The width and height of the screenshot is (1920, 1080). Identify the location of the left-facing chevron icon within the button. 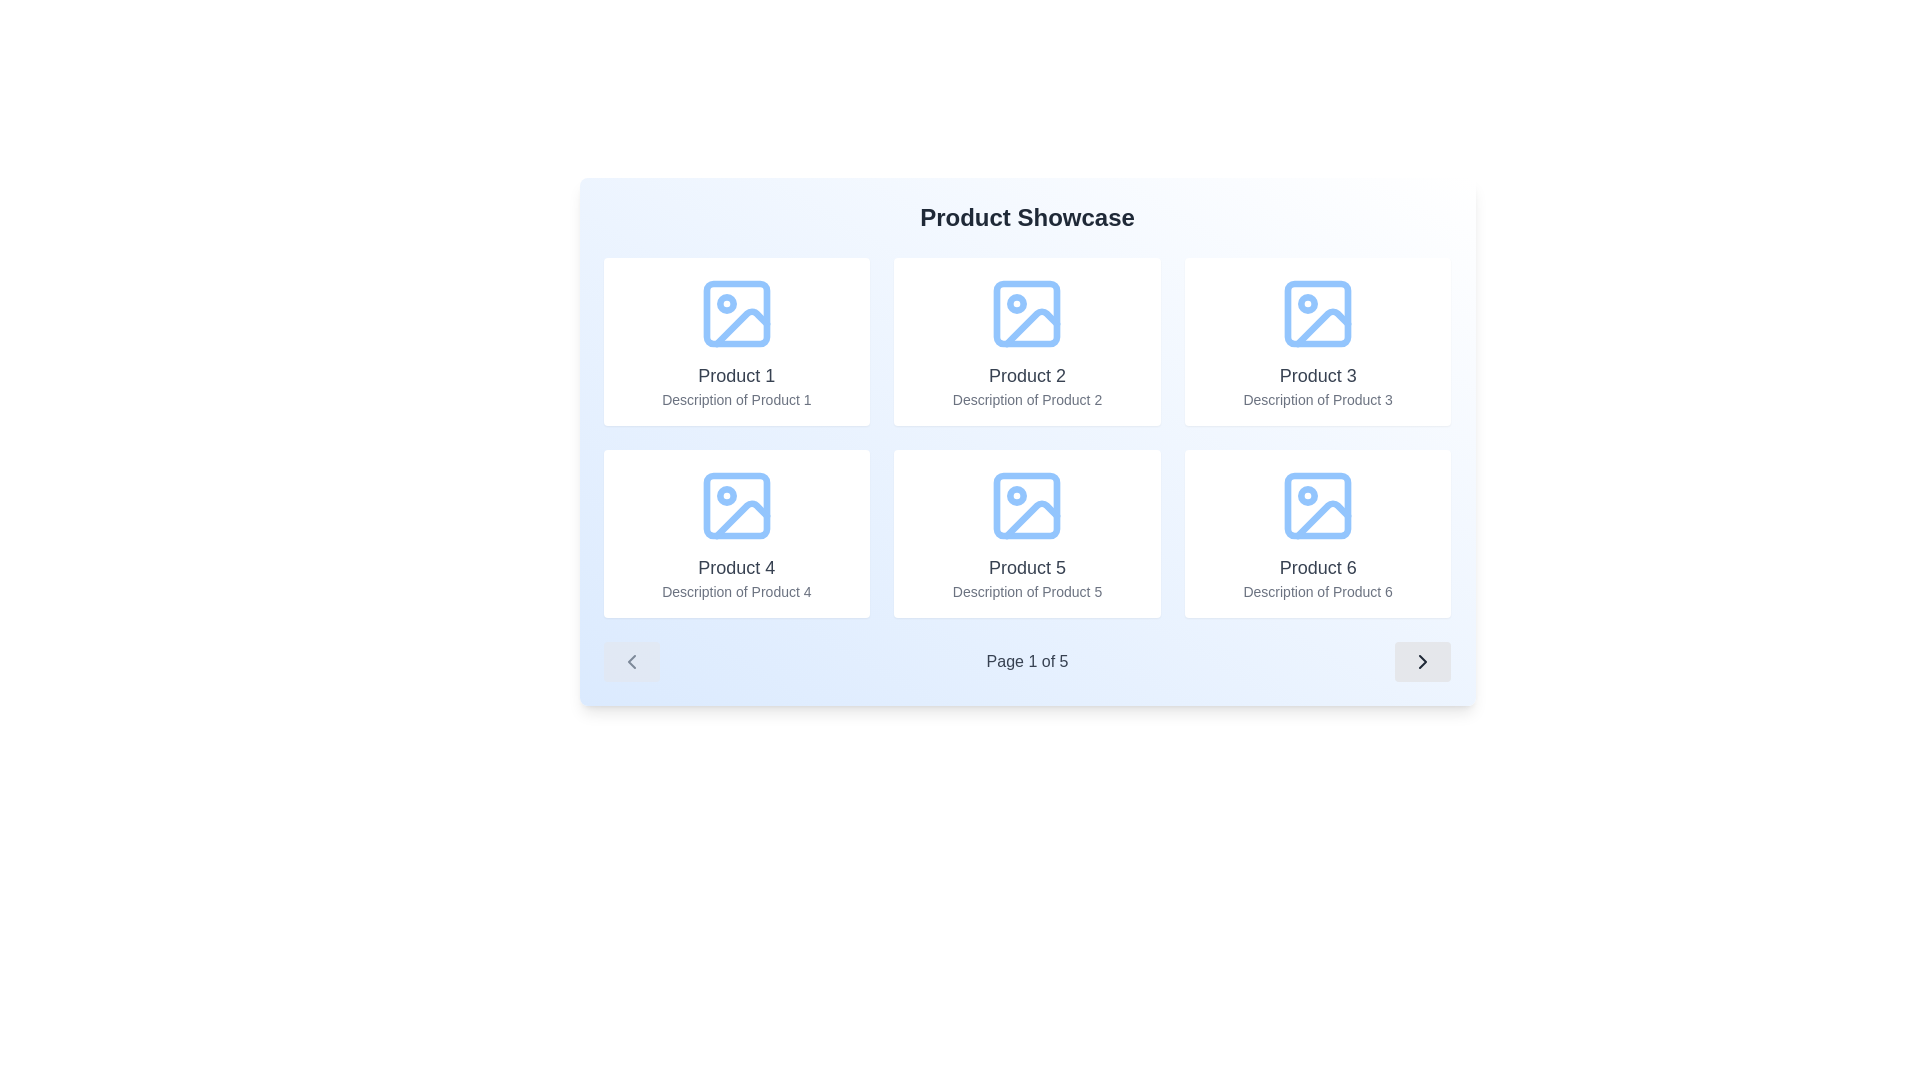
(630, 662).